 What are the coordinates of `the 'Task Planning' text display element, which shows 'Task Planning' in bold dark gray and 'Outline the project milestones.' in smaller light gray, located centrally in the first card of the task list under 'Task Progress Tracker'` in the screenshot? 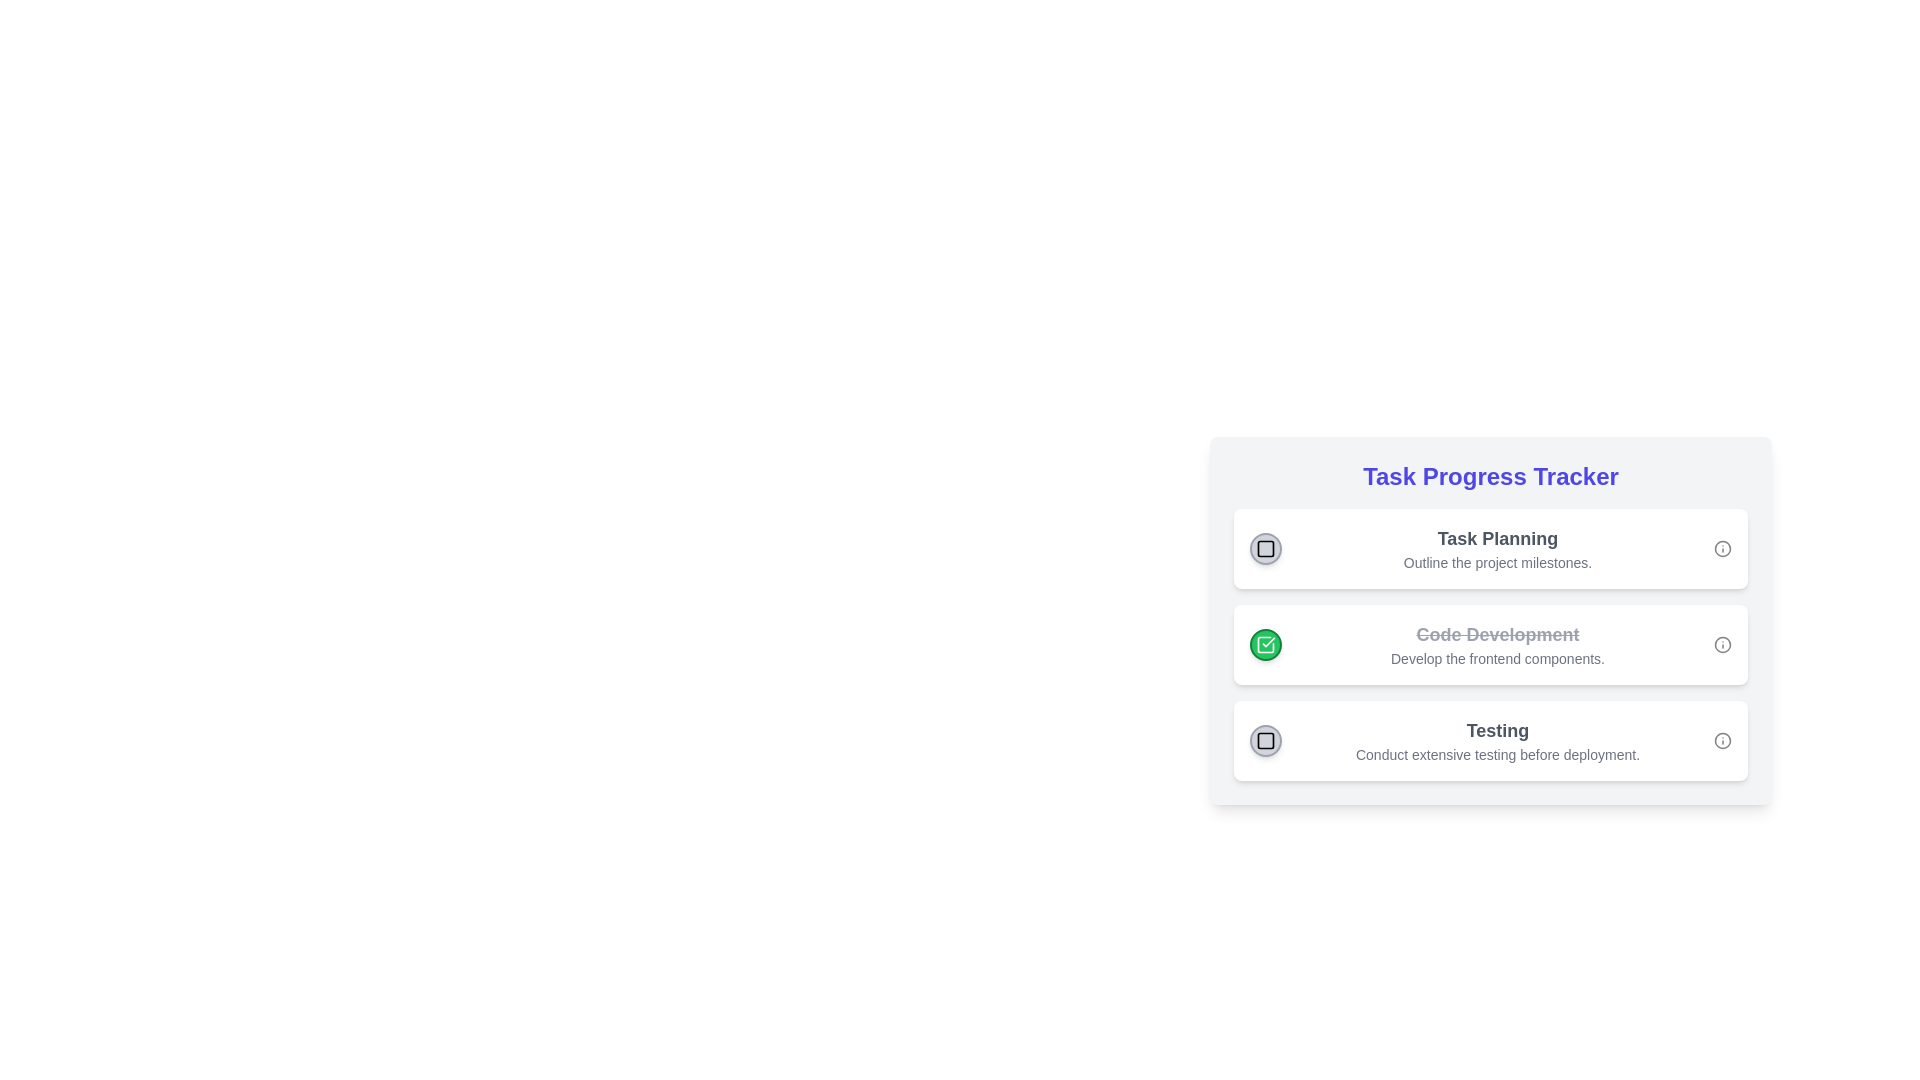 It's located at (1497, 548).